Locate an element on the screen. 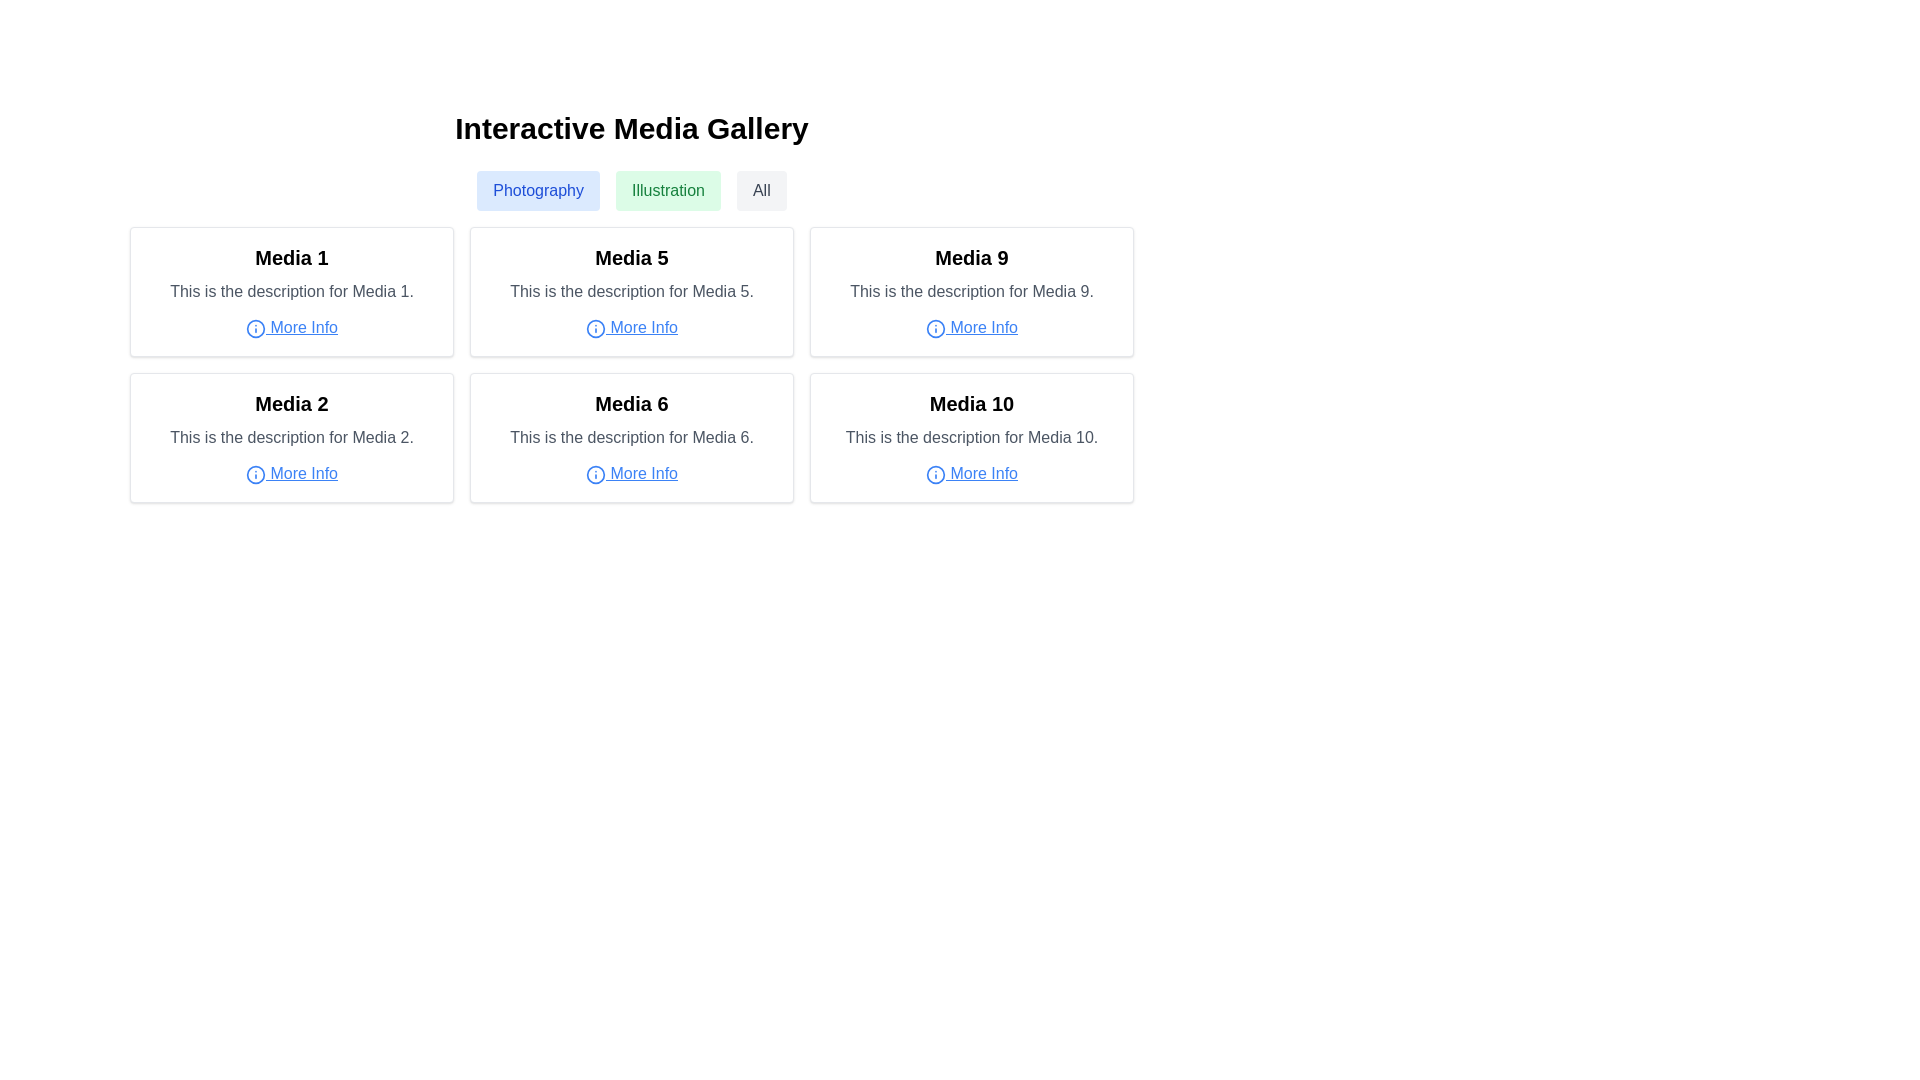 Image resolution: width=1920 pixels, height=1080 pixels. the SVG graphical element of the 'More Info' feature in the 'Media 2' card, located in the leftmost position of the second row is located at coordinates (254, 474).